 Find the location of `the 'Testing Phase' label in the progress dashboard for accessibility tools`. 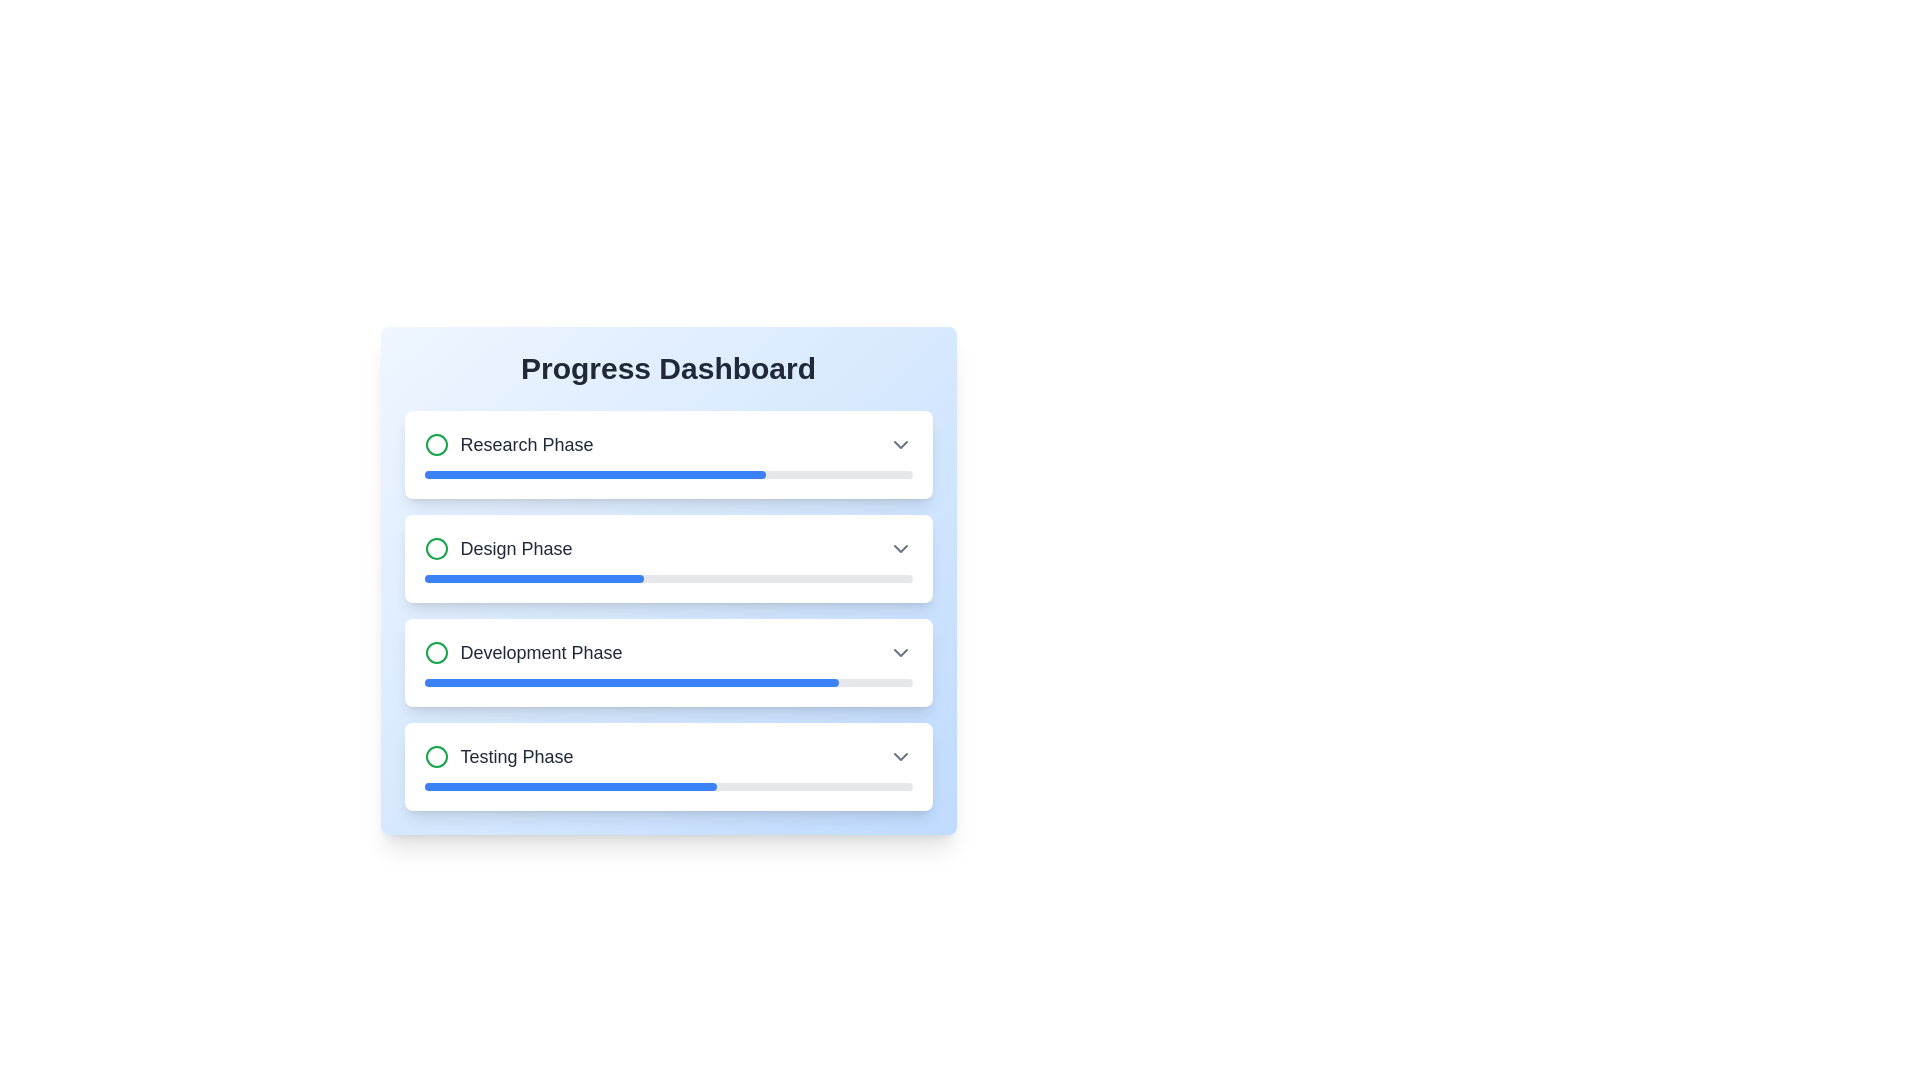

the 'Testing Phase' label in the progress dashboard for accessibility tools is located at coordinates (499, 756).